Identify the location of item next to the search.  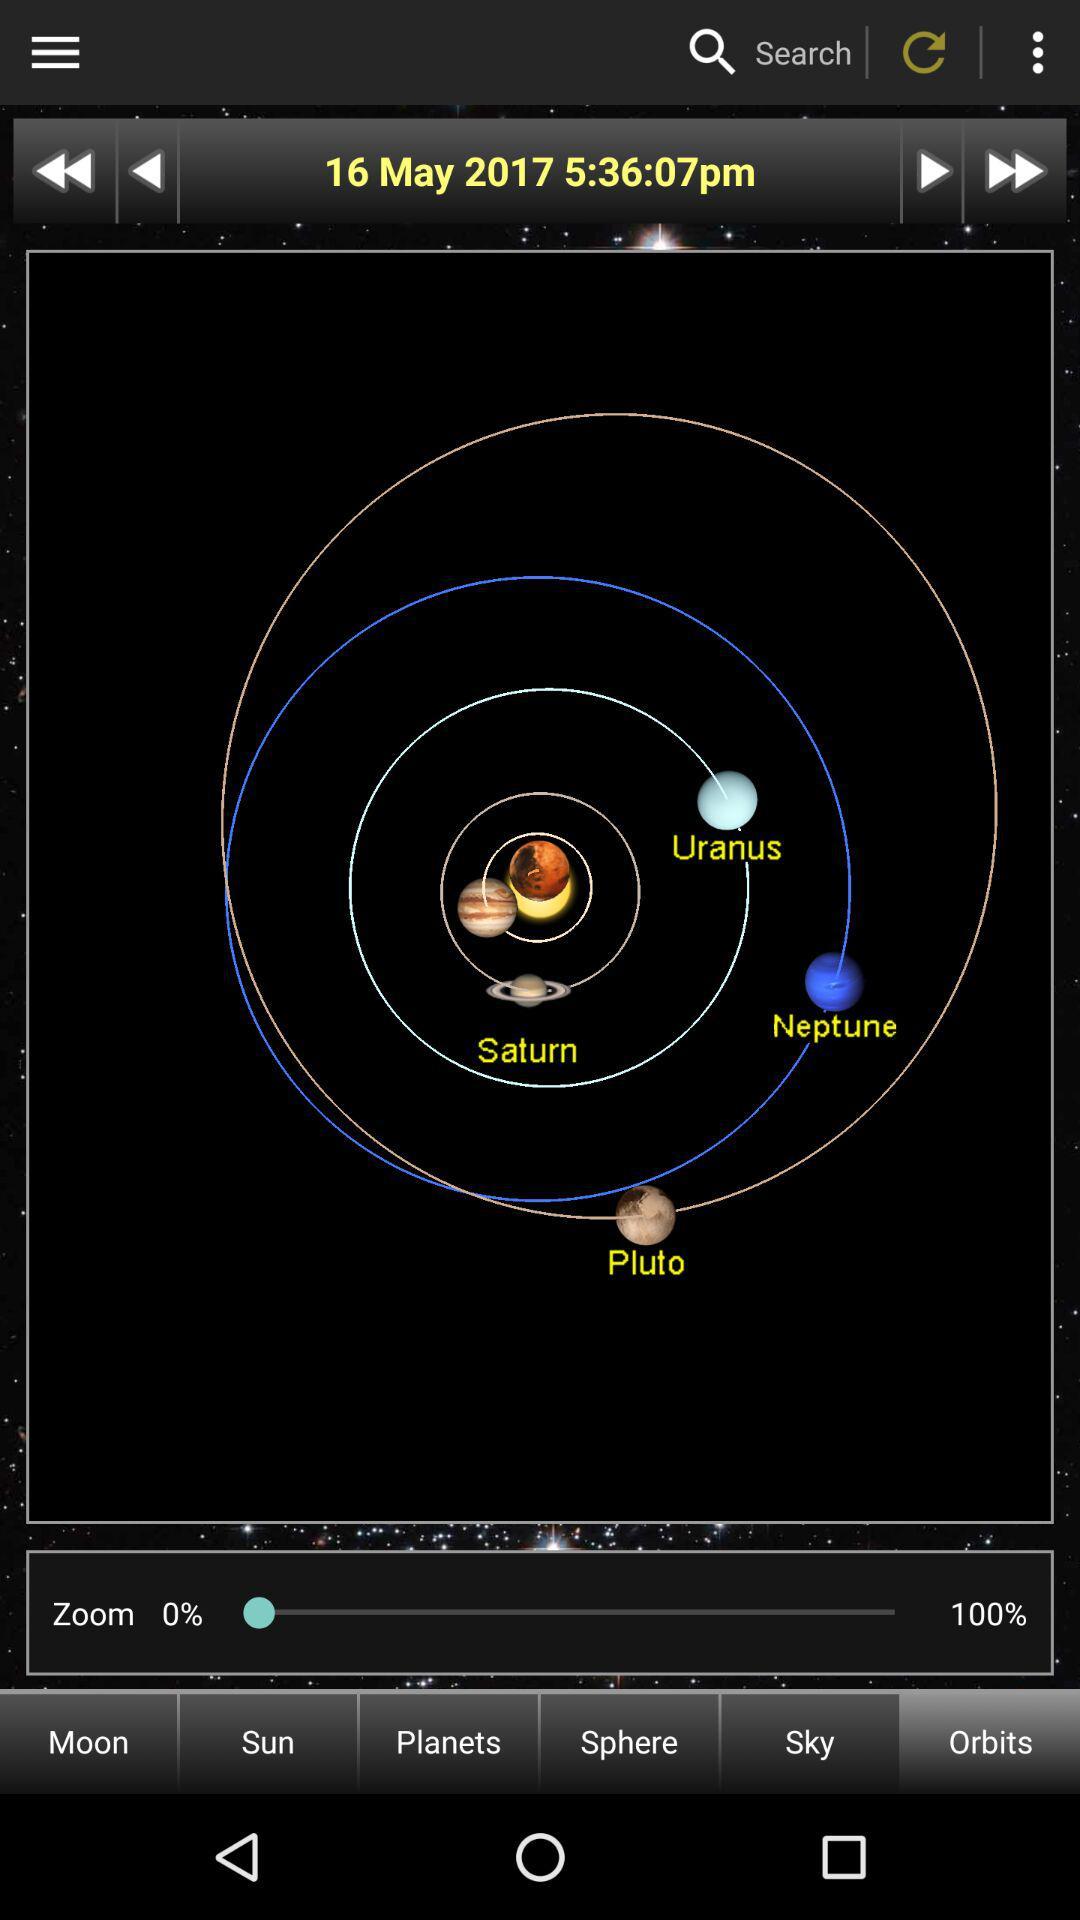
(712, 52).